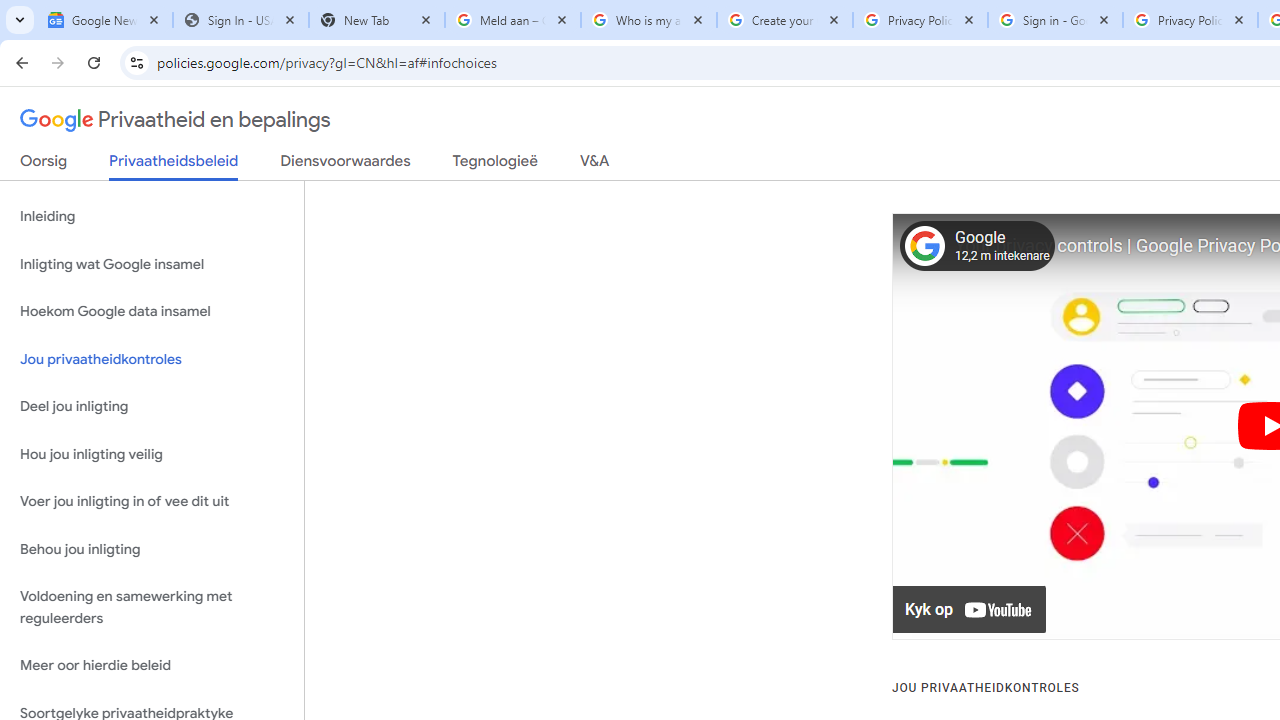  I want to click on 'Kyk op YouTube', so click(970, 609).